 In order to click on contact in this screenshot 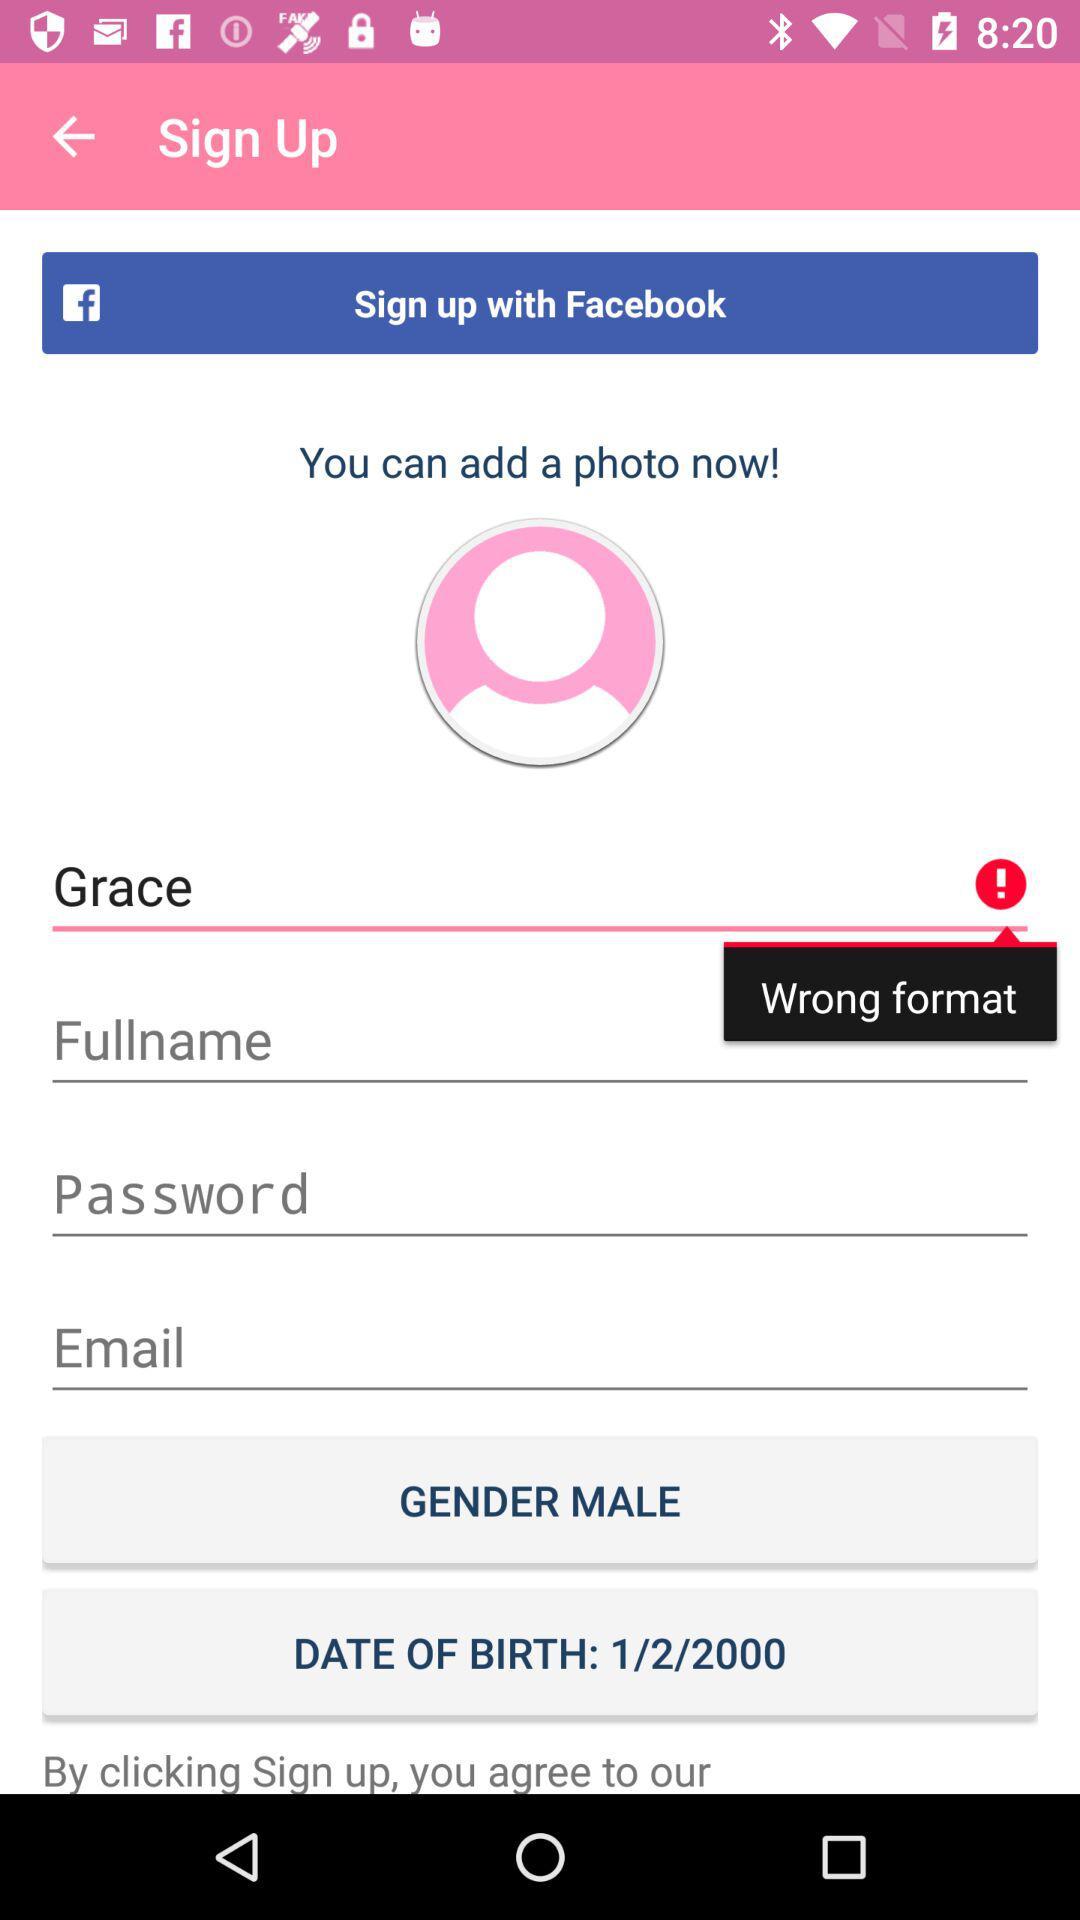, I will do `click(540, 642)`.